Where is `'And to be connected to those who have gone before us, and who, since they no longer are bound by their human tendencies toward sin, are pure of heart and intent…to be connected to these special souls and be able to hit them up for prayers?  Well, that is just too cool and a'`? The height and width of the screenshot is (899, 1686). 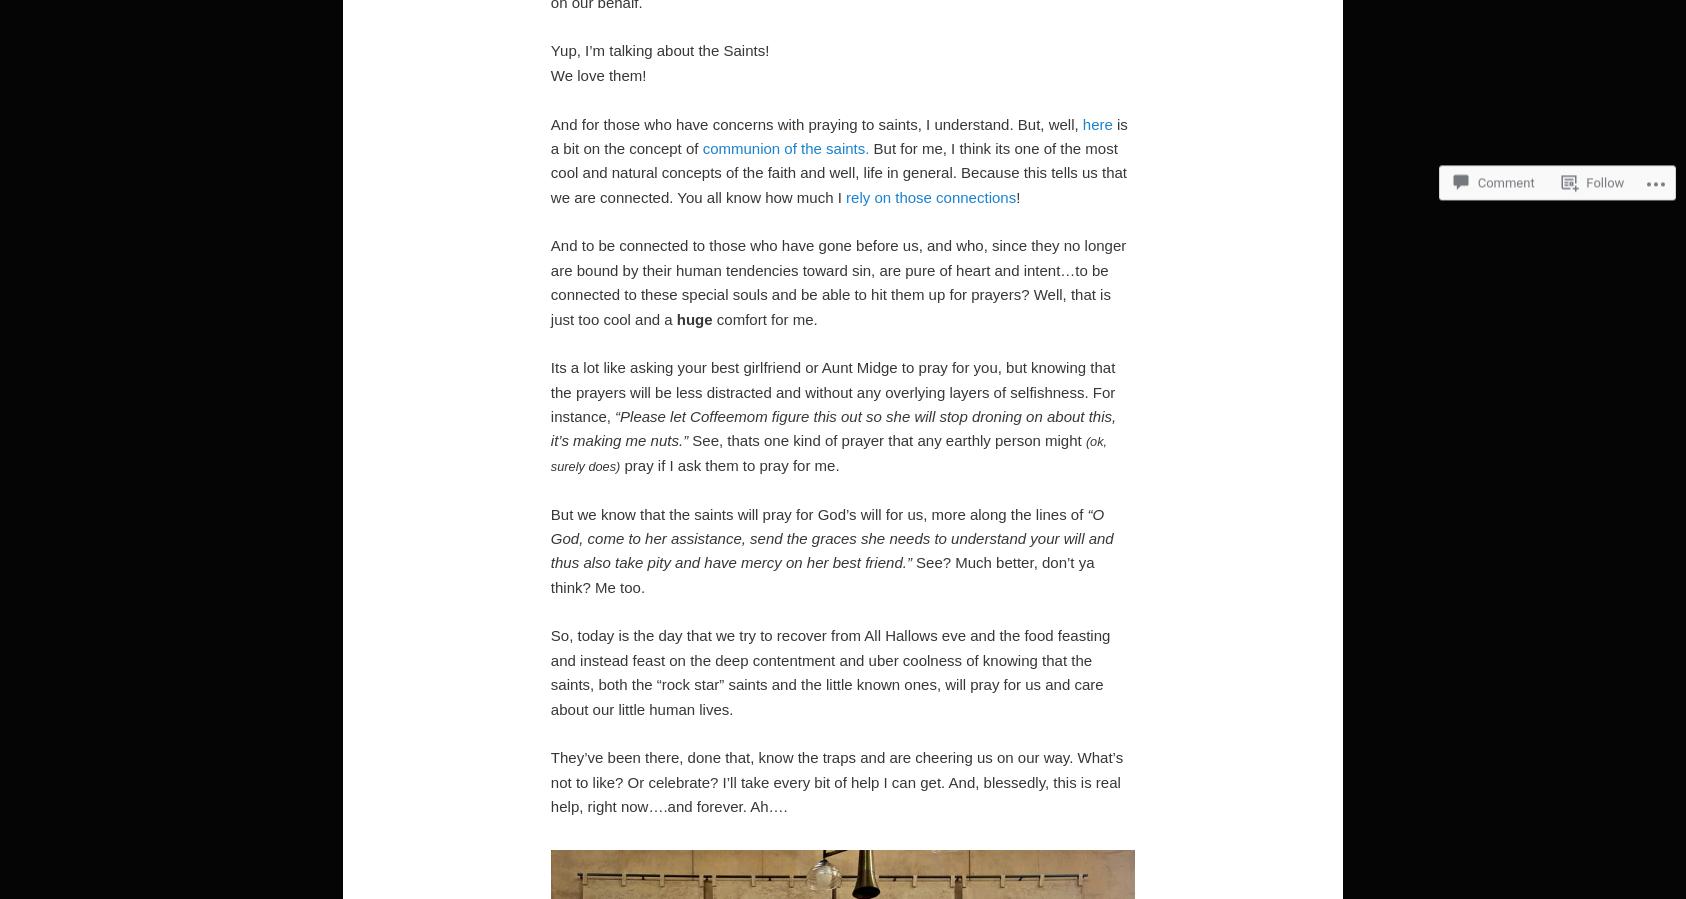 'And to be connected to those who have gone before us, and who, since they no longer are bound by their human tendencies toward sin, are pure of heart and intent…to be connected to these special souls and be able to hit them up for prayers?  Well, that is just too cool and a' is located at coordinates (837, 282).